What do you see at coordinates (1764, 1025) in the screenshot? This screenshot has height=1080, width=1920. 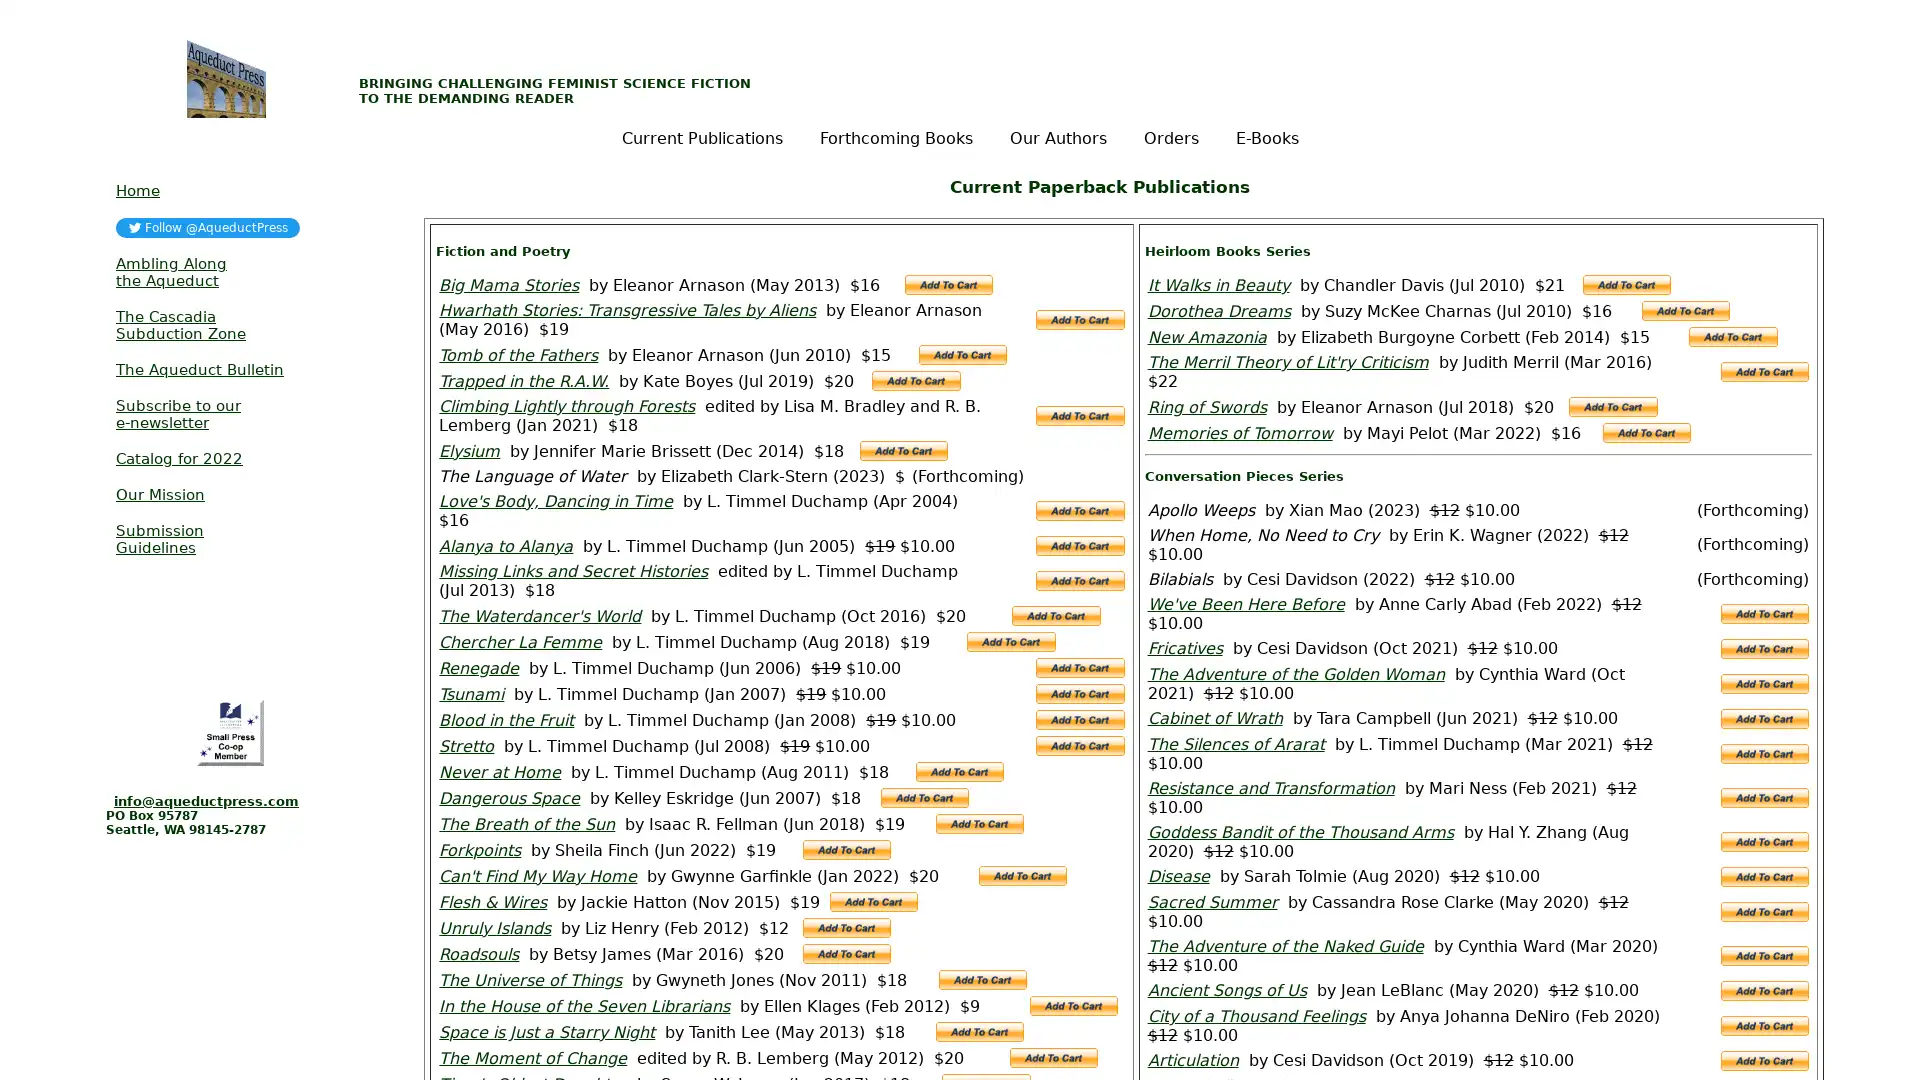 I see `Make payments with PayPal - it\'s fast, free and secure!` at bounding box center [1764, 1025].